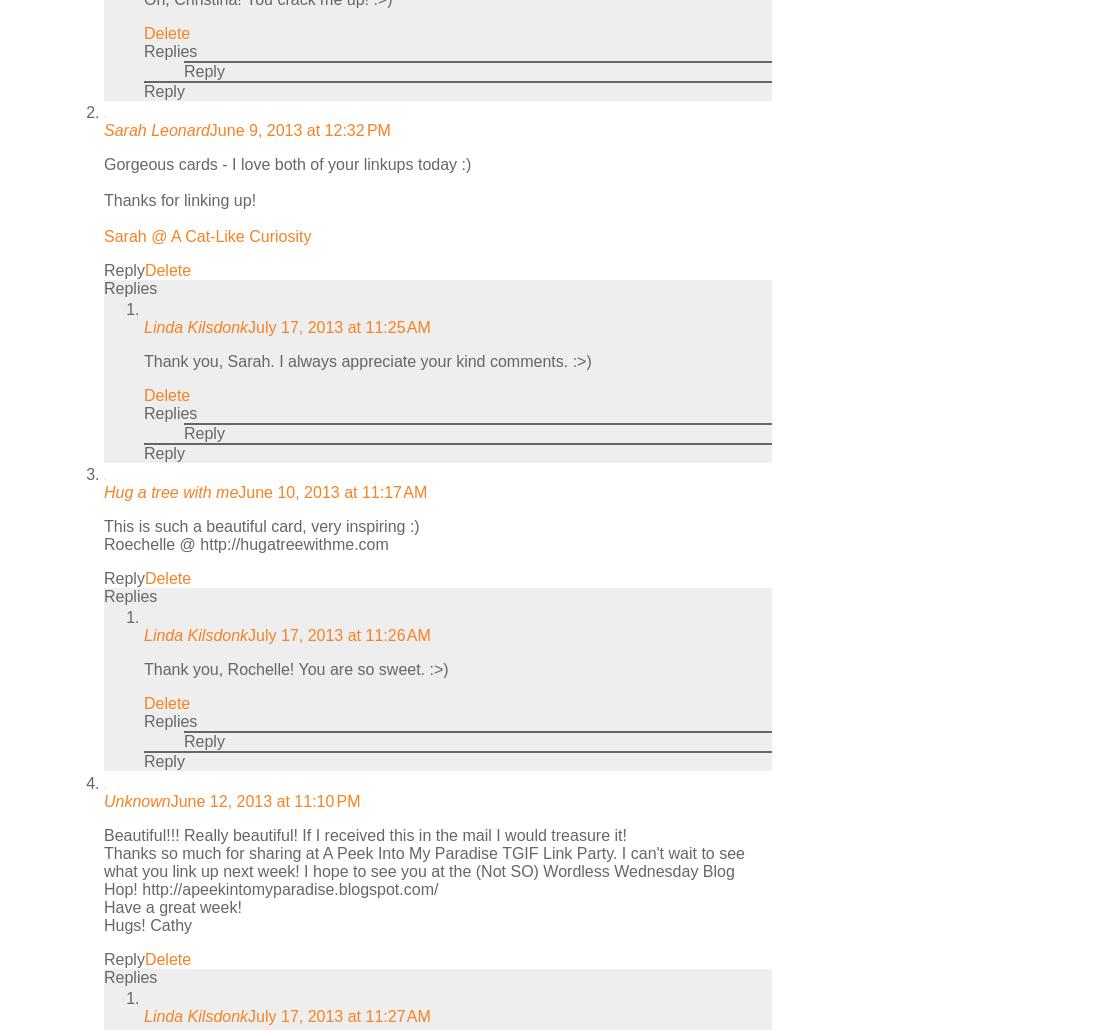 The image size is (1108, 1030). What do you see at coordinates (169, 491) in the screenshot?
I see `'Hug a tree with me'` at bounding box center [169, 491].